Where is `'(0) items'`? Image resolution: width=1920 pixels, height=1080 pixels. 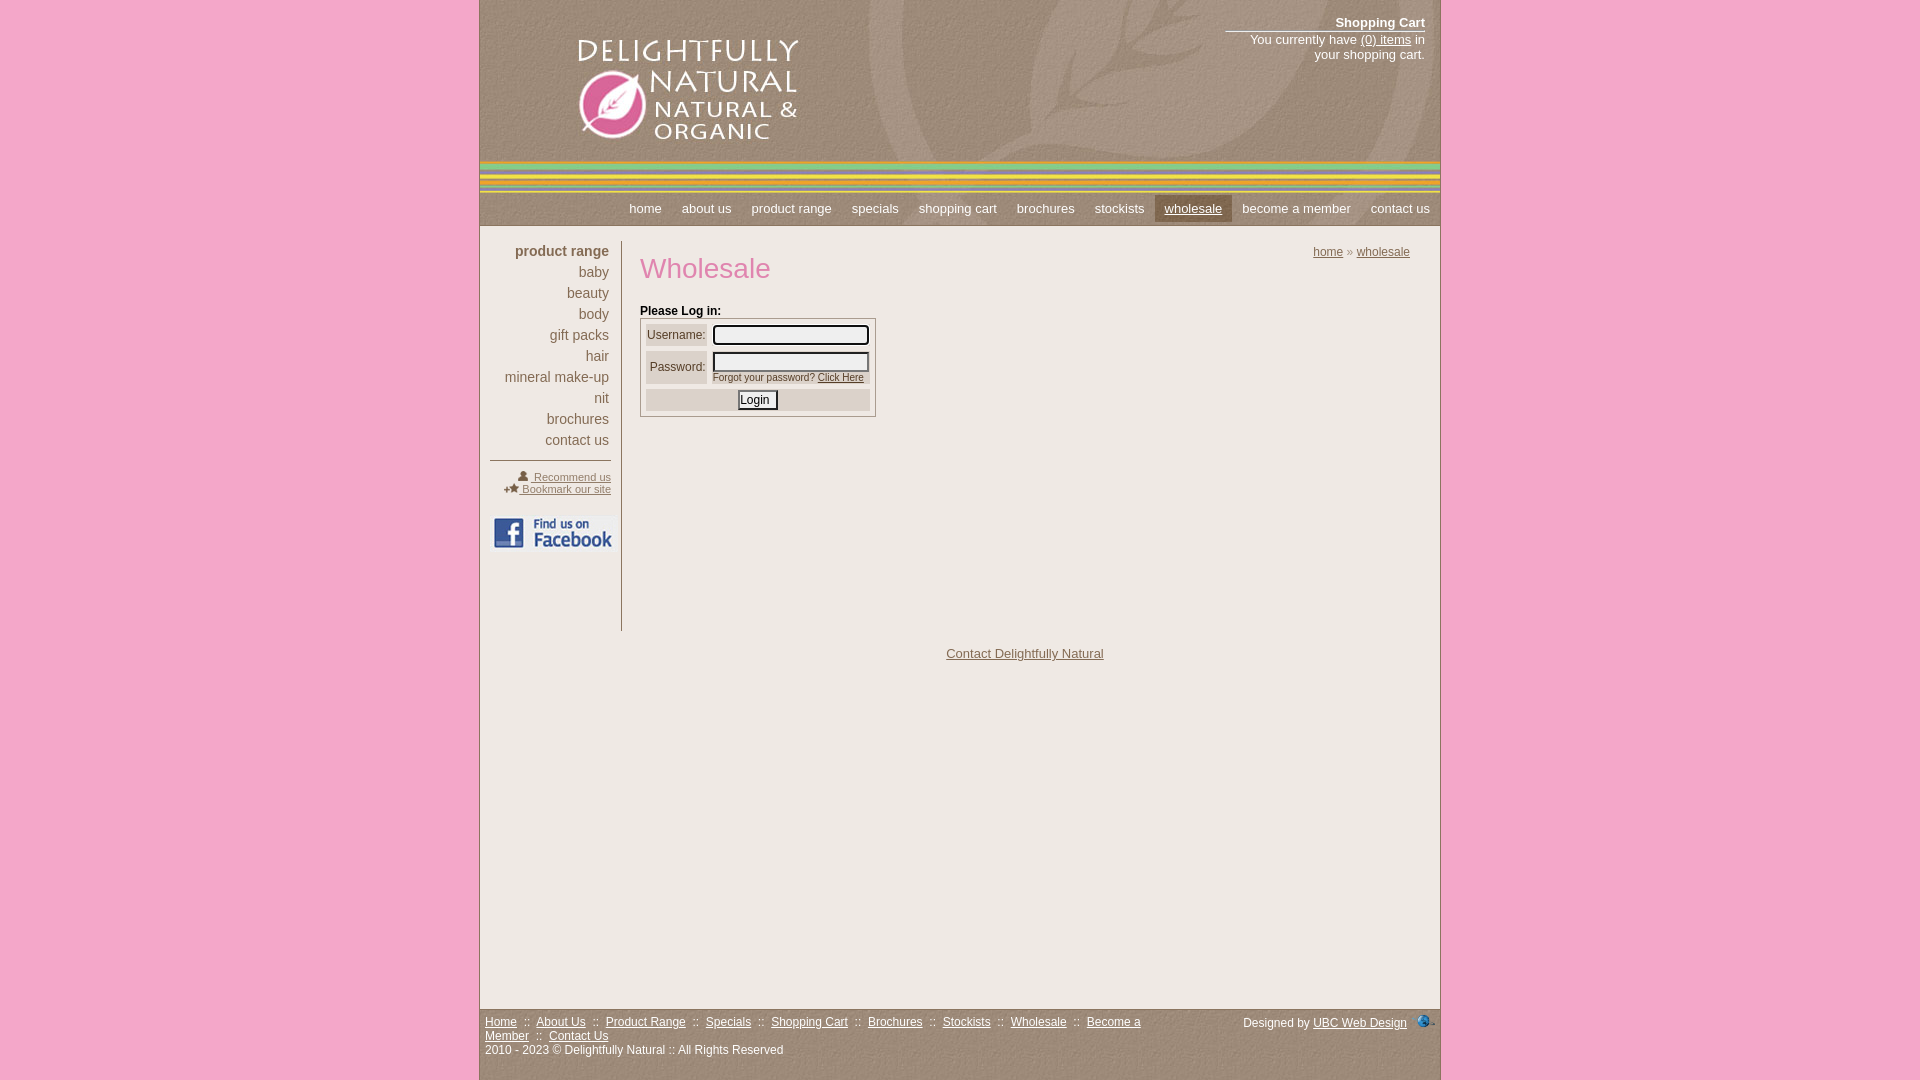
'(0) items' is located at coordinates (1360, 39).